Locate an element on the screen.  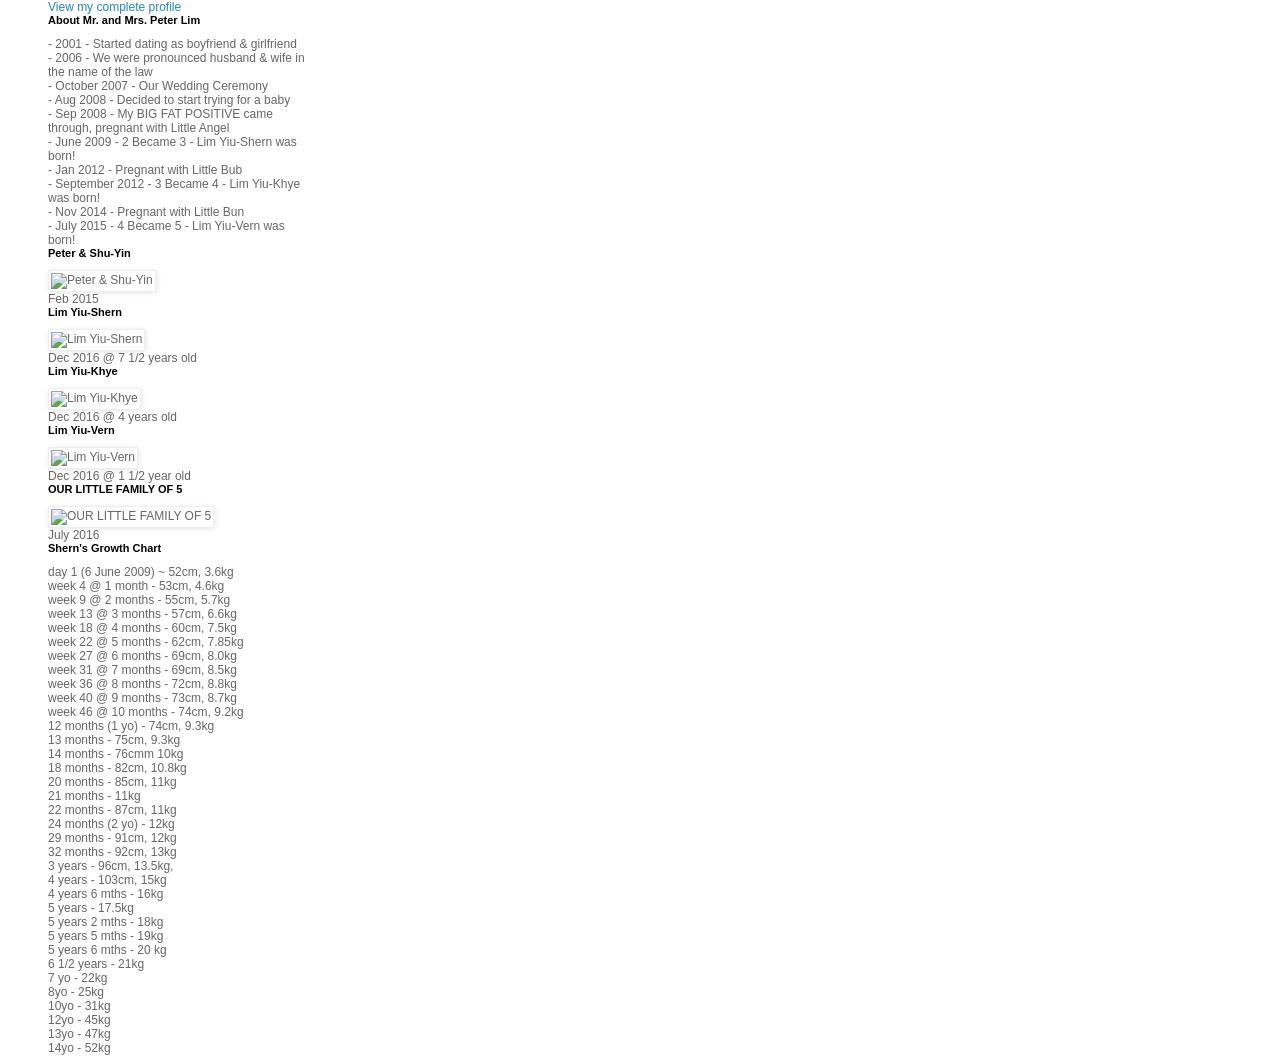
'week 40 @ 9 months - 73cm, 8.7kg' is located at coordinates (141, 695).